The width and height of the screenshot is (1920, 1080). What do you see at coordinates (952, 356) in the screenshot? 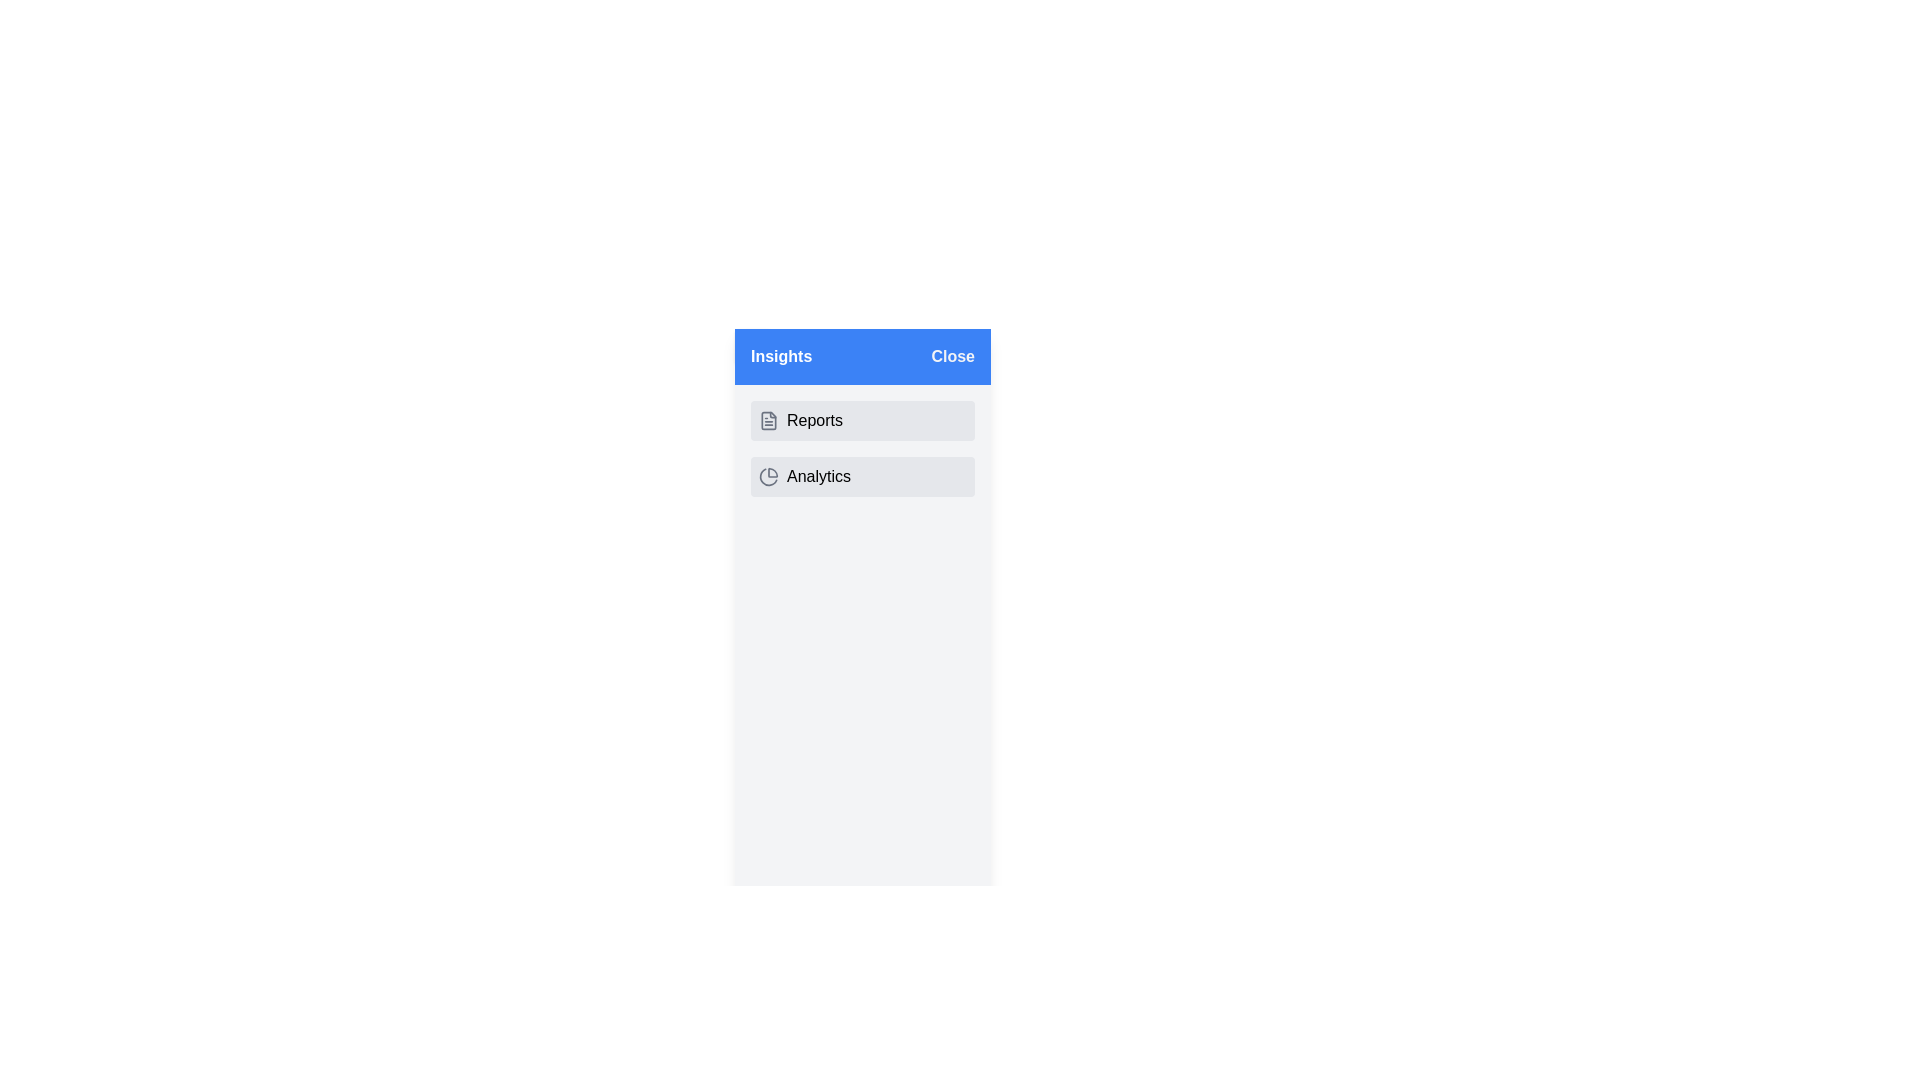
I see `the close button located at the top-right corner of the header panel` at bounding box center [952, 356].